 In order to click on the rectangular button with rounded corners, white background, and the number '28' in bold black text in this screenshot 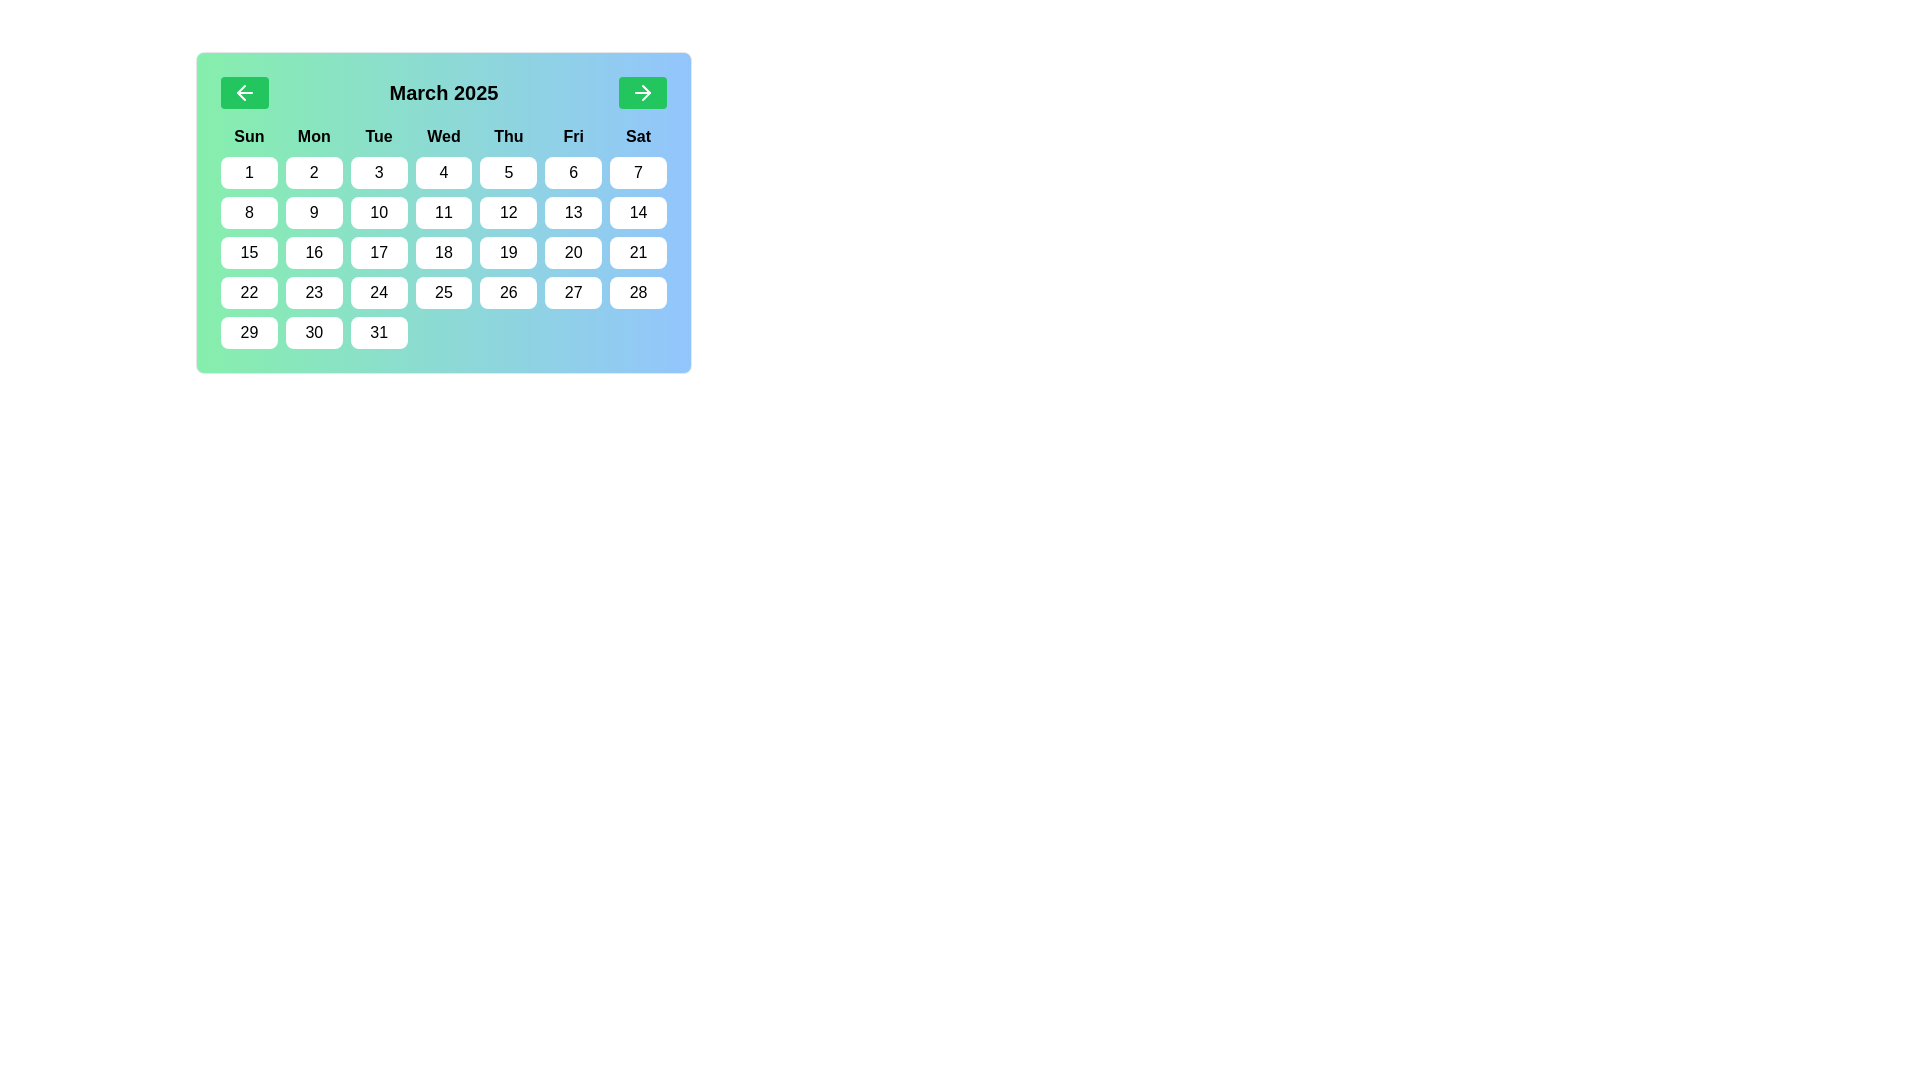, I will do `click(637, 293)`.